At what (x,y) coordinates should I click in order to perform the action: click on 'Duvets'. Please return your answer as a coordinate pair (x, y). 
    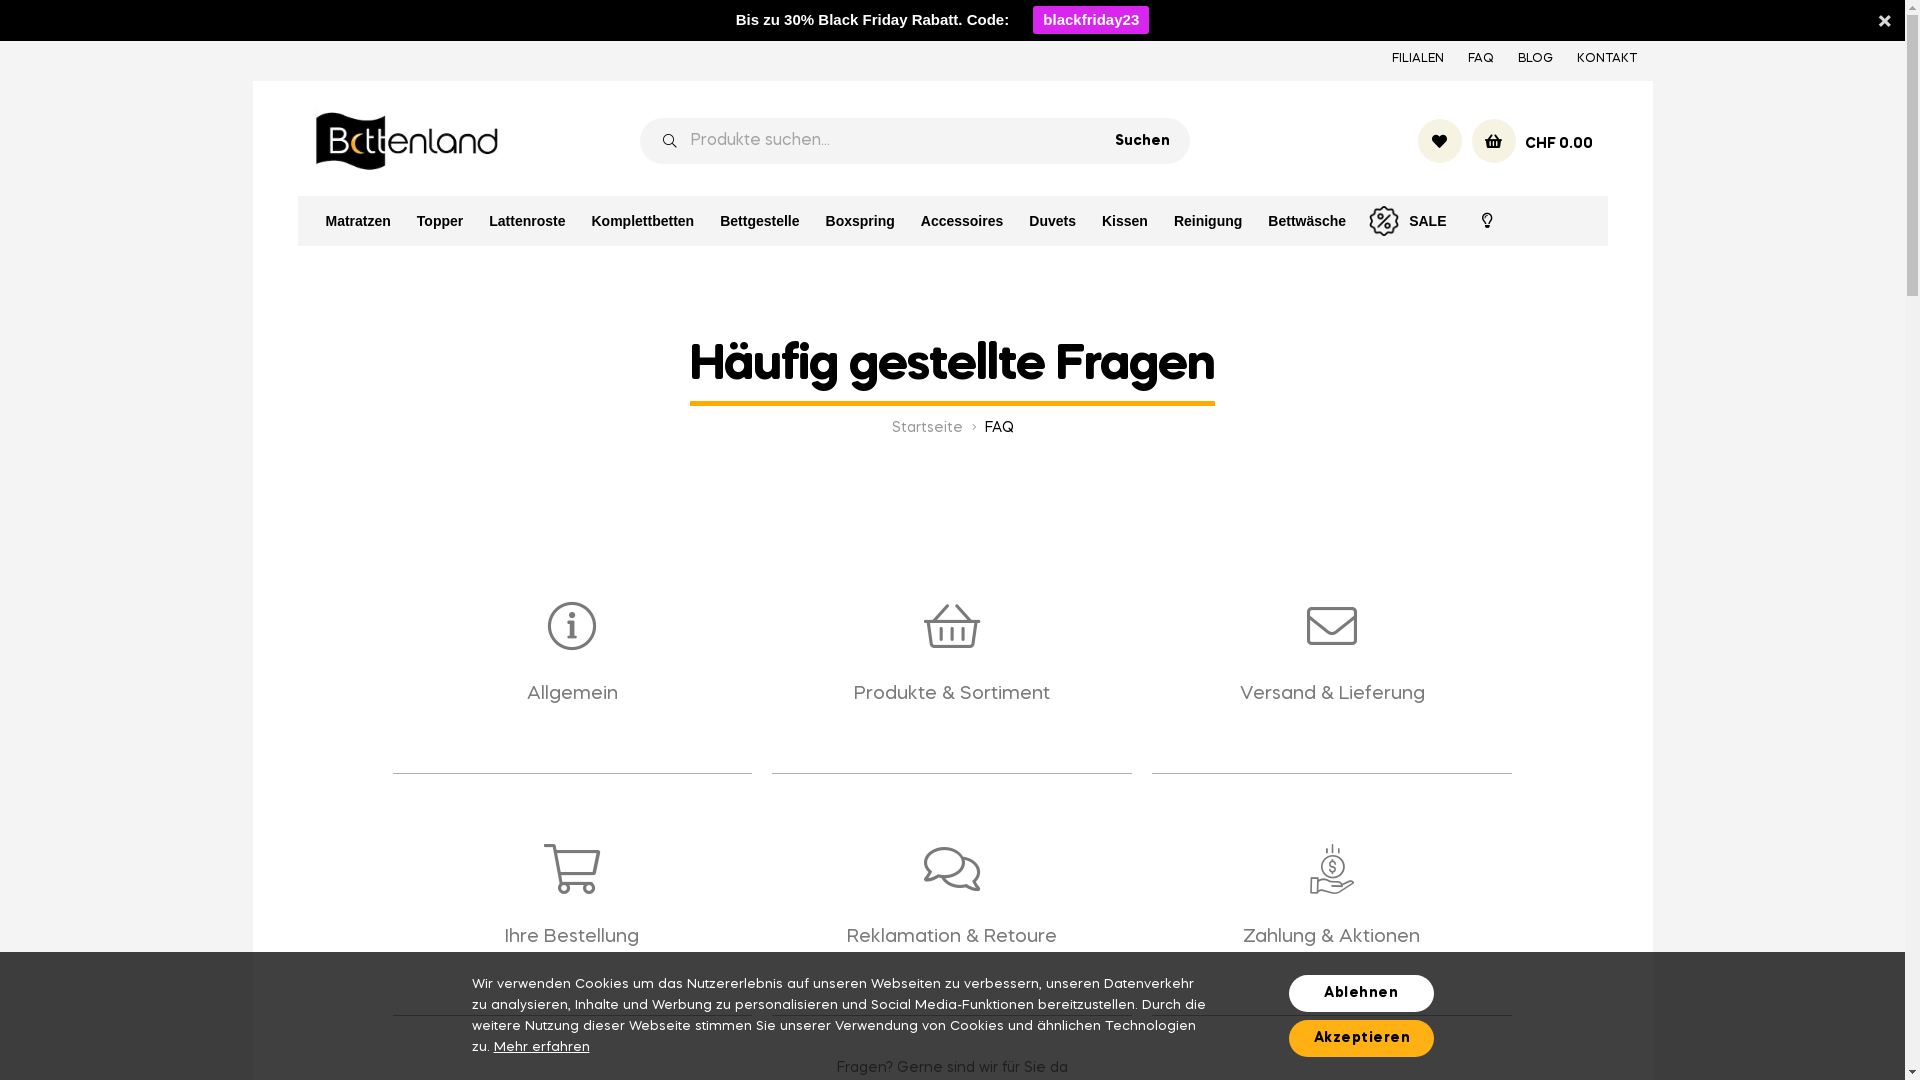
    Looking at the image, I should click on (1016, 220).